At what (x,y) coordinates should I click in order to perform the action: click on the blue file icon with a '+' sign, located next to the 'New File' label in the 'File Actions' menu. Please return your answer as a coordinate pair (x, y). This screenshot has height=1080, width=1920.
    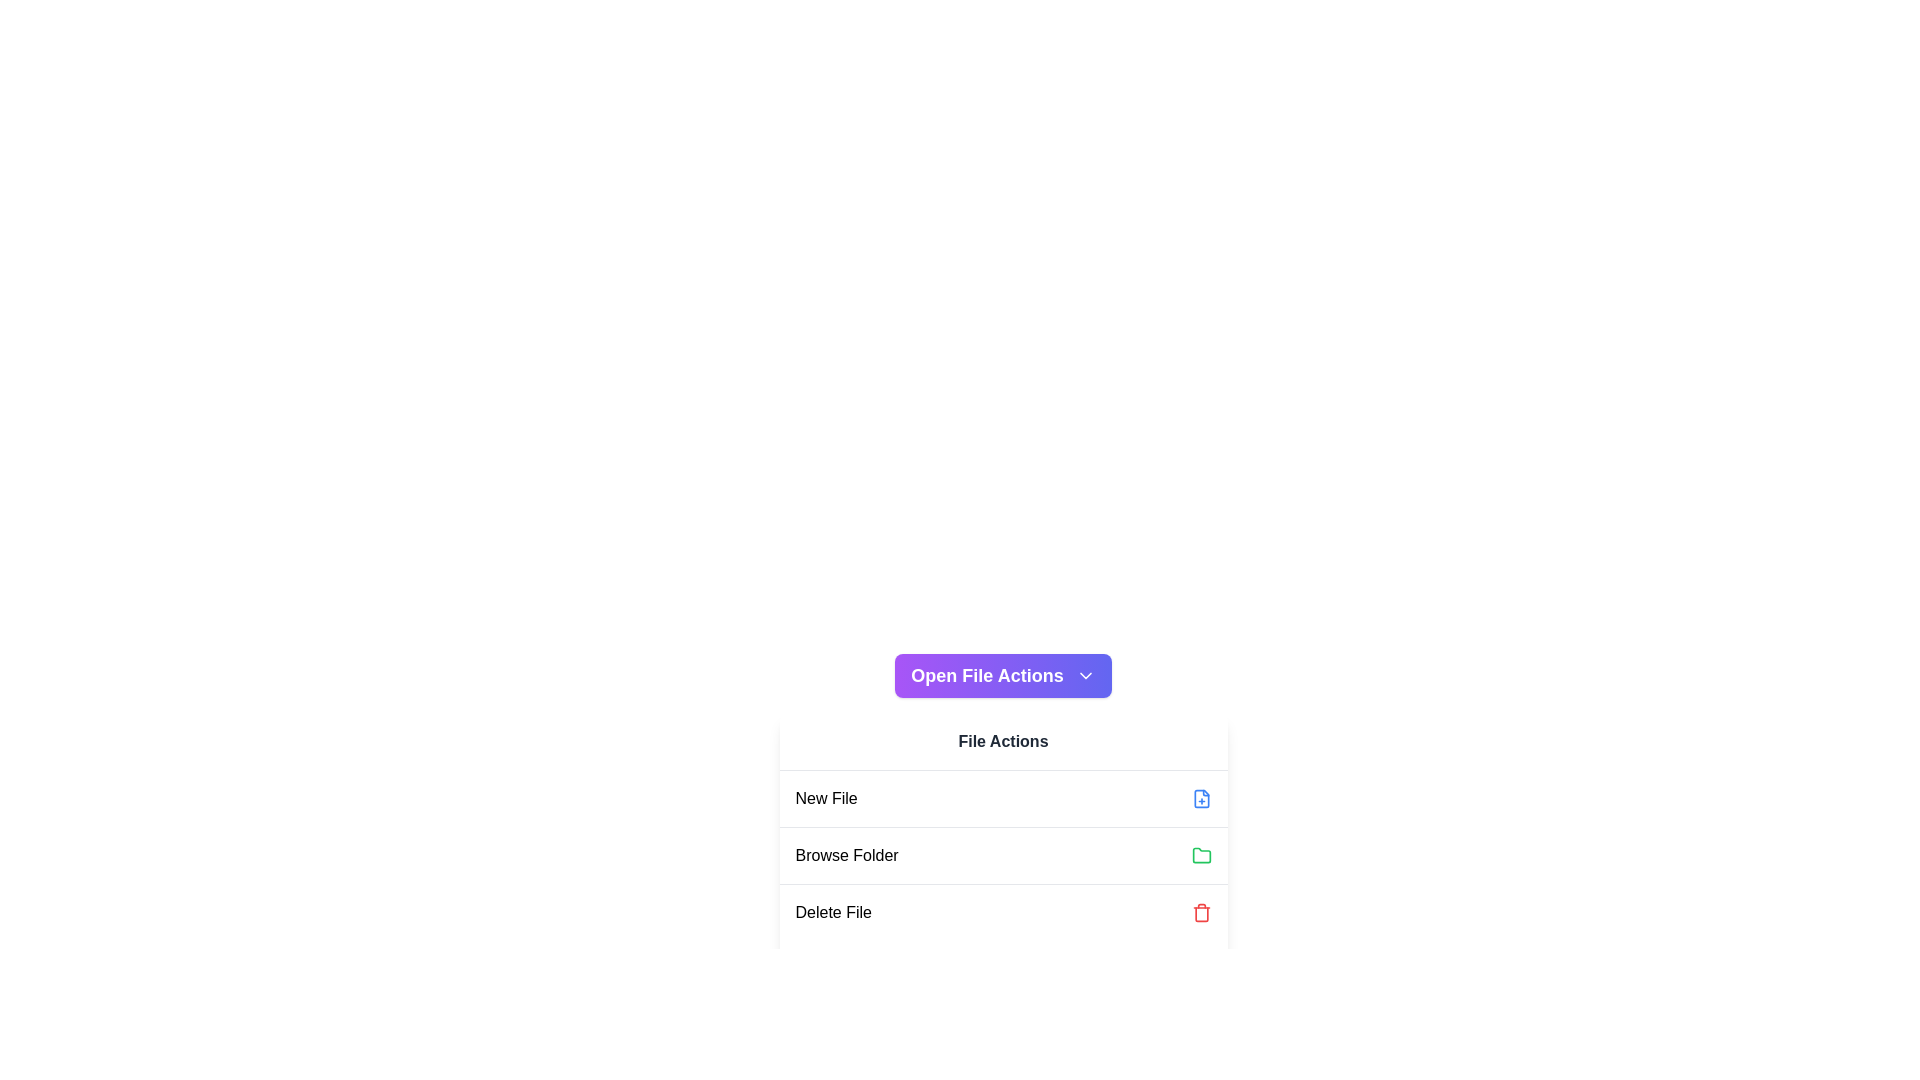
    Looking at the image, I should click on (1200, 797).